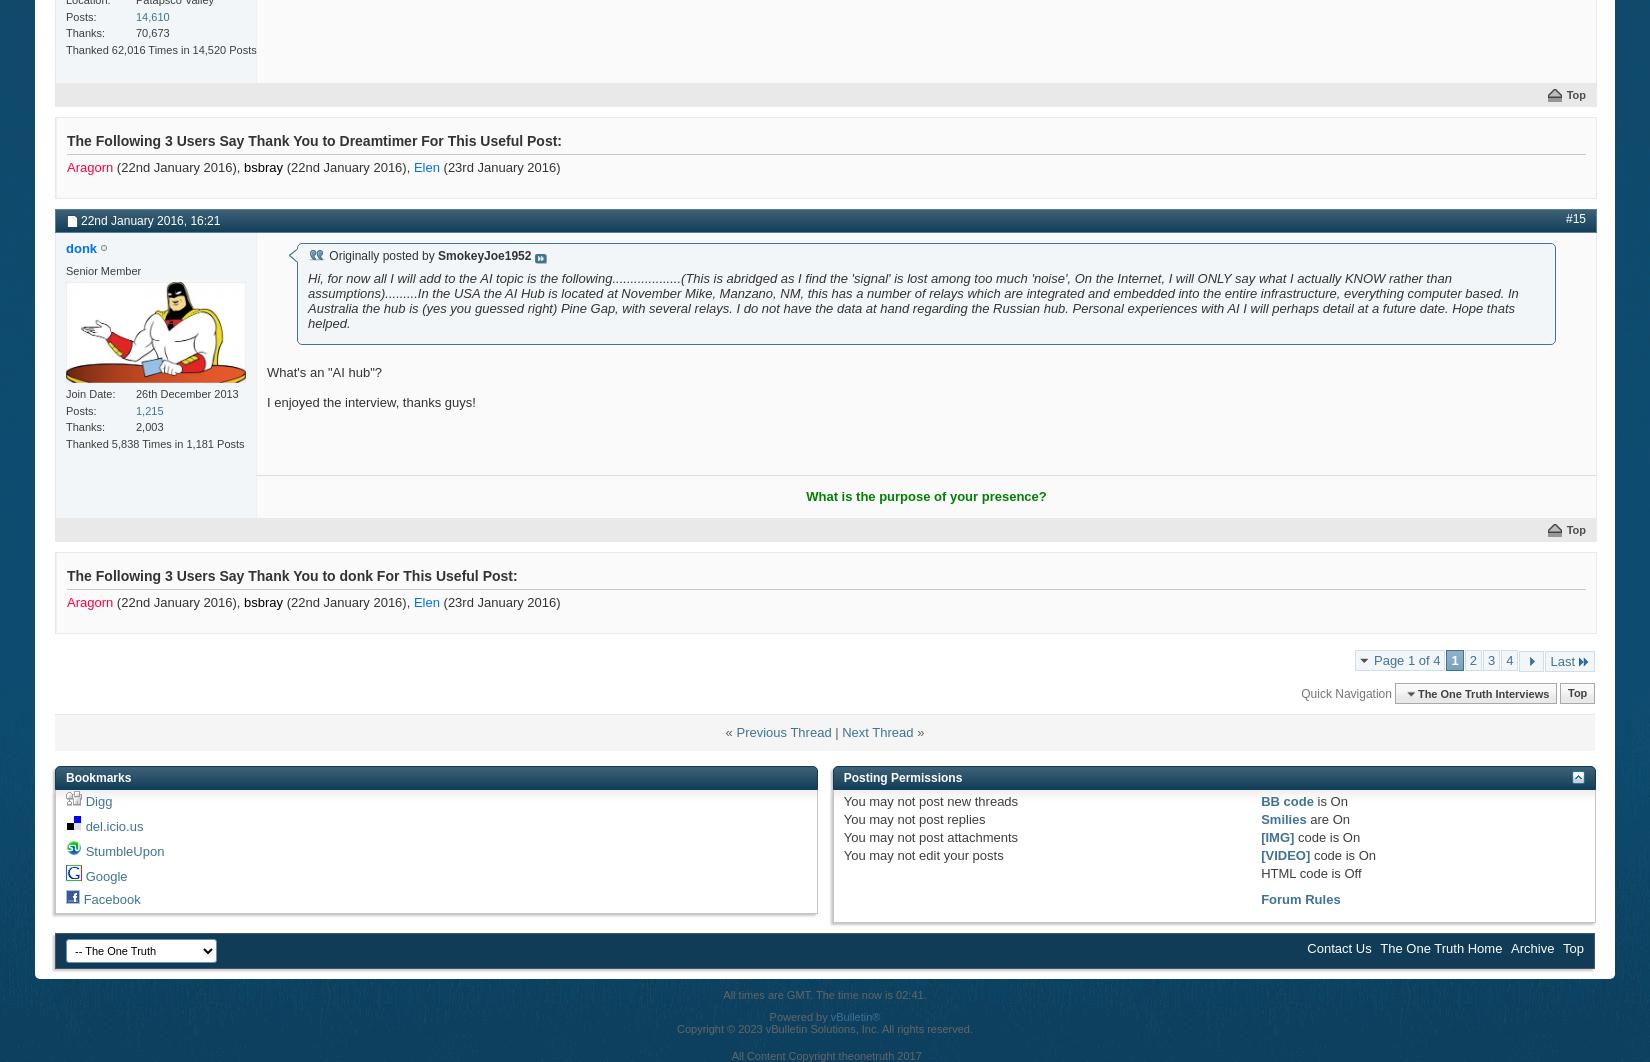  What do you see at coordinates (1482, 692) in the screenshot?
I see `'The One Truth Interviews'` at bounding box center [1482, 692].